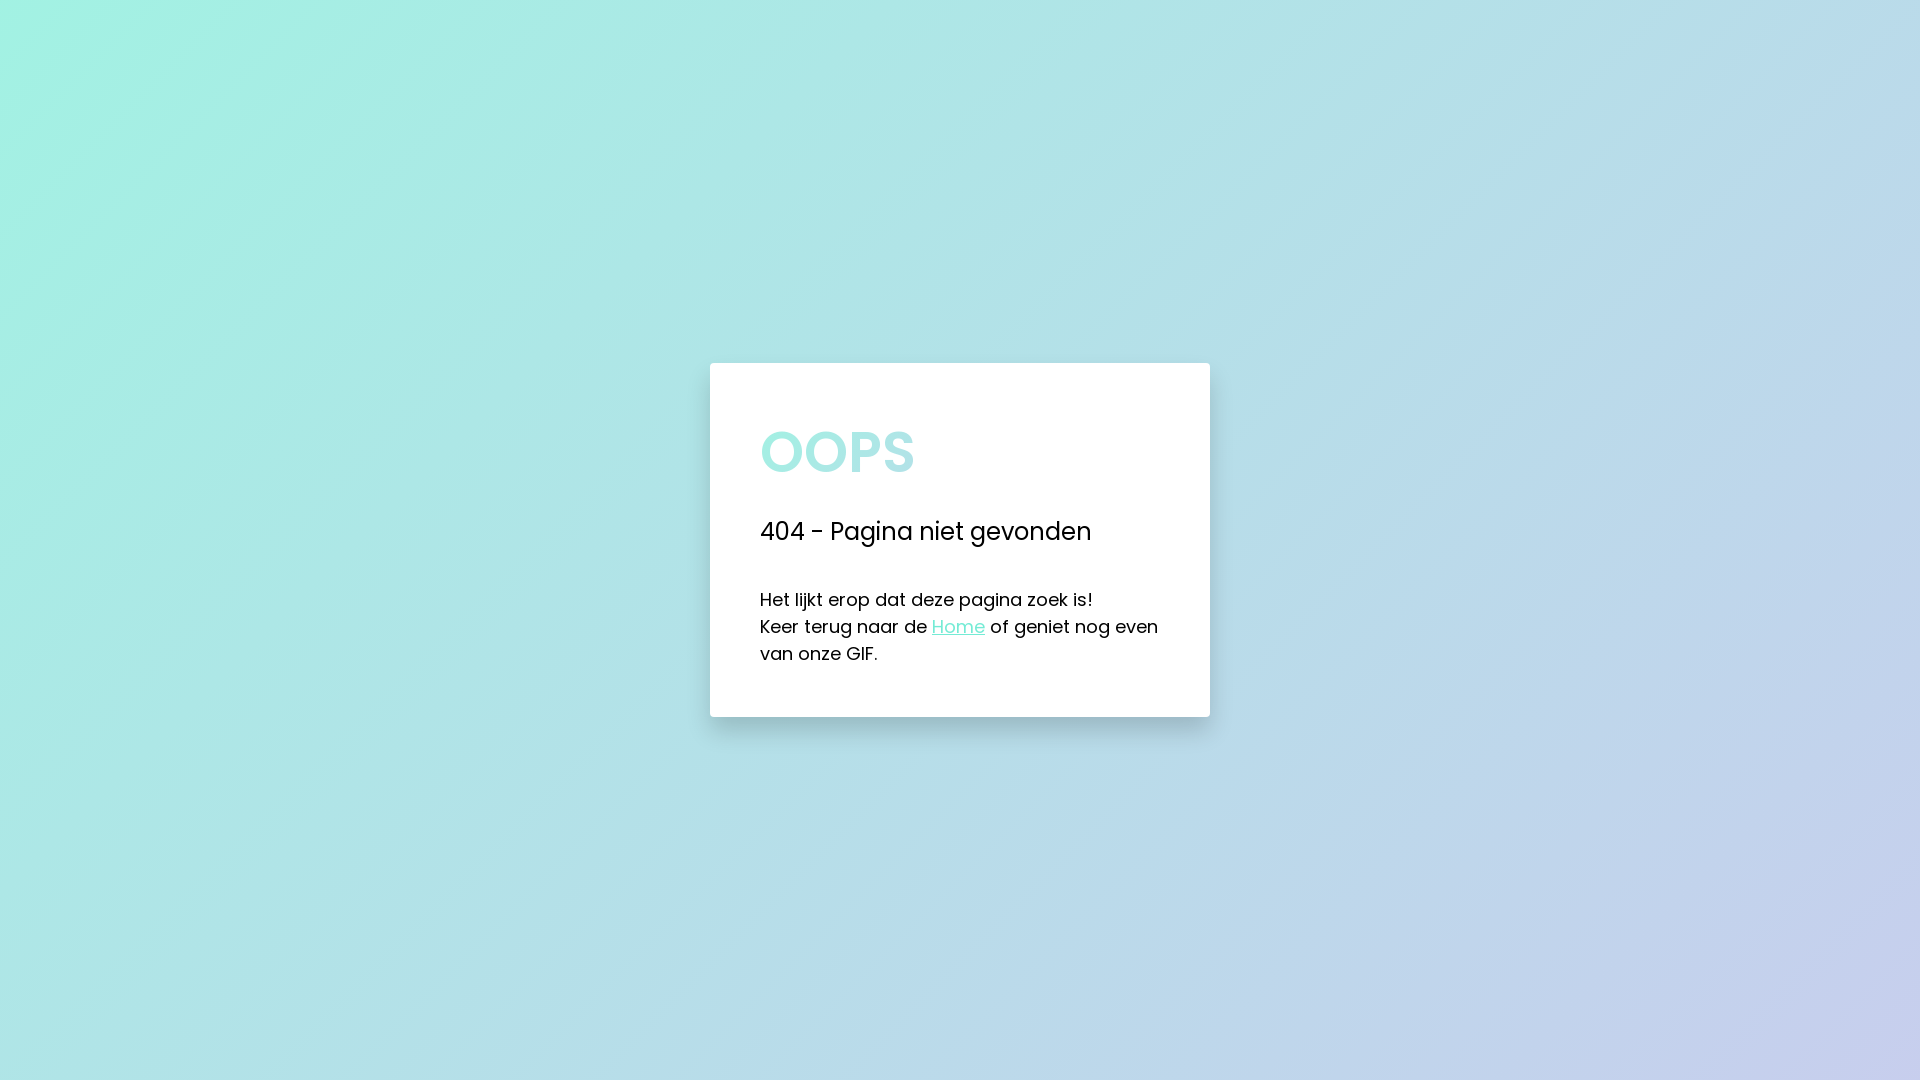 The height and width of the screenshot is (1080, 1920). Describe the element at coordinates (930, 625) in the screenshot. I see `'Home'` at that location.